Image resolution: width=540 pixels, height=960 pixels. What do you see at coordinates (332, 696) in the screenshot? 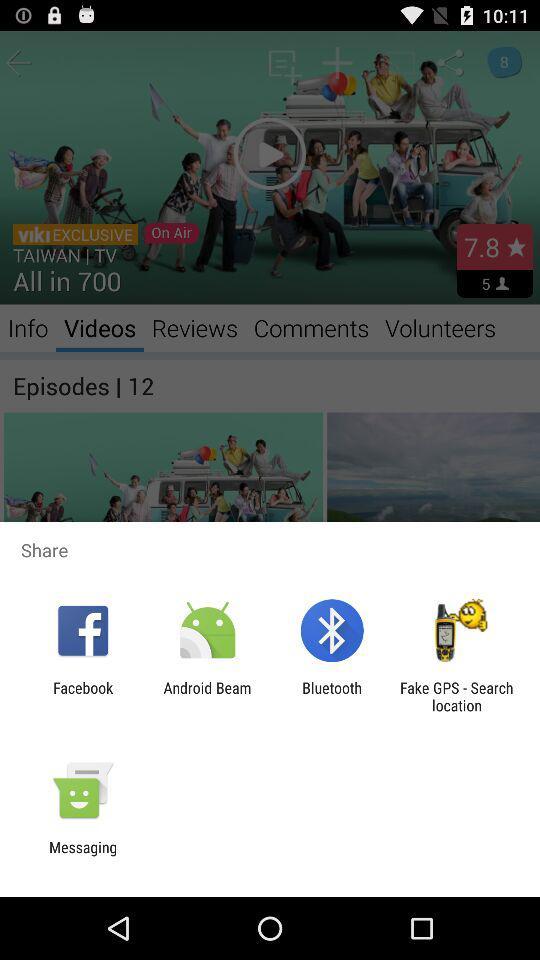
I see `icon next to android beam app` at bounding box center [332, 696].